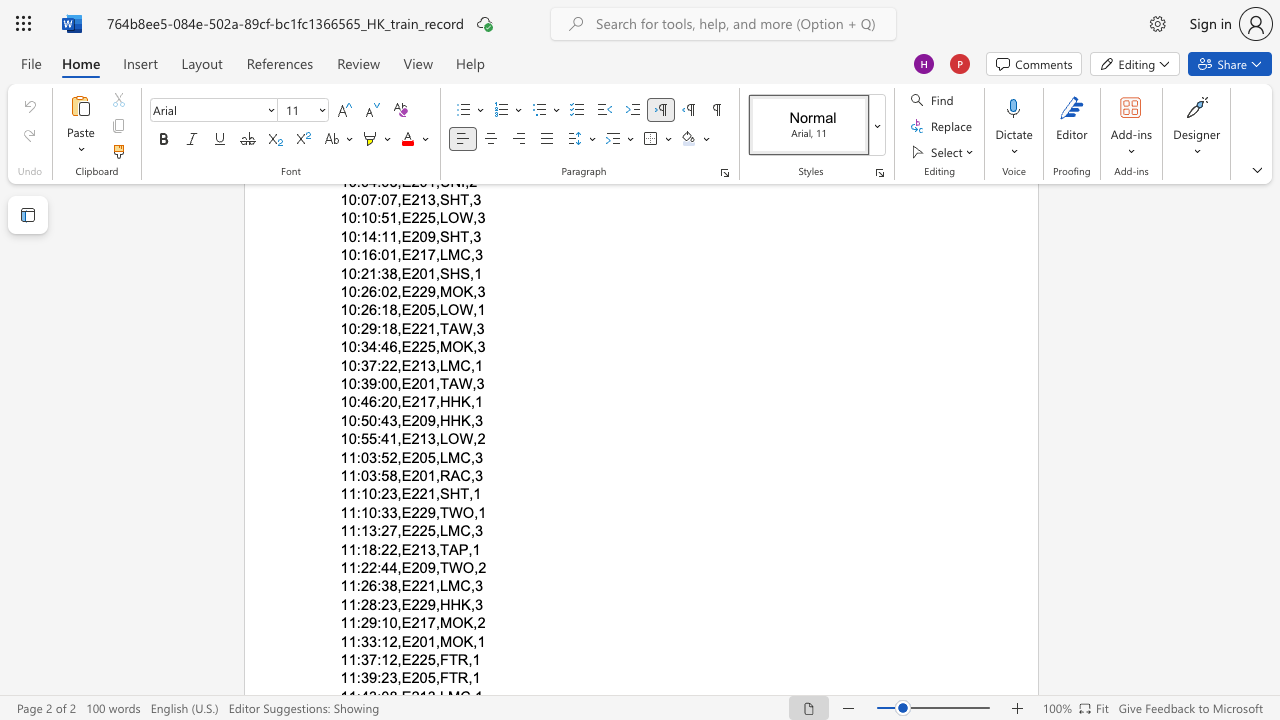  What do you see at coordinates (438, 677) in the screenshot?
I see `the subset text "FT" within the text "11:39:23,E205,FTR,1"` at bounding box center [438, 677].